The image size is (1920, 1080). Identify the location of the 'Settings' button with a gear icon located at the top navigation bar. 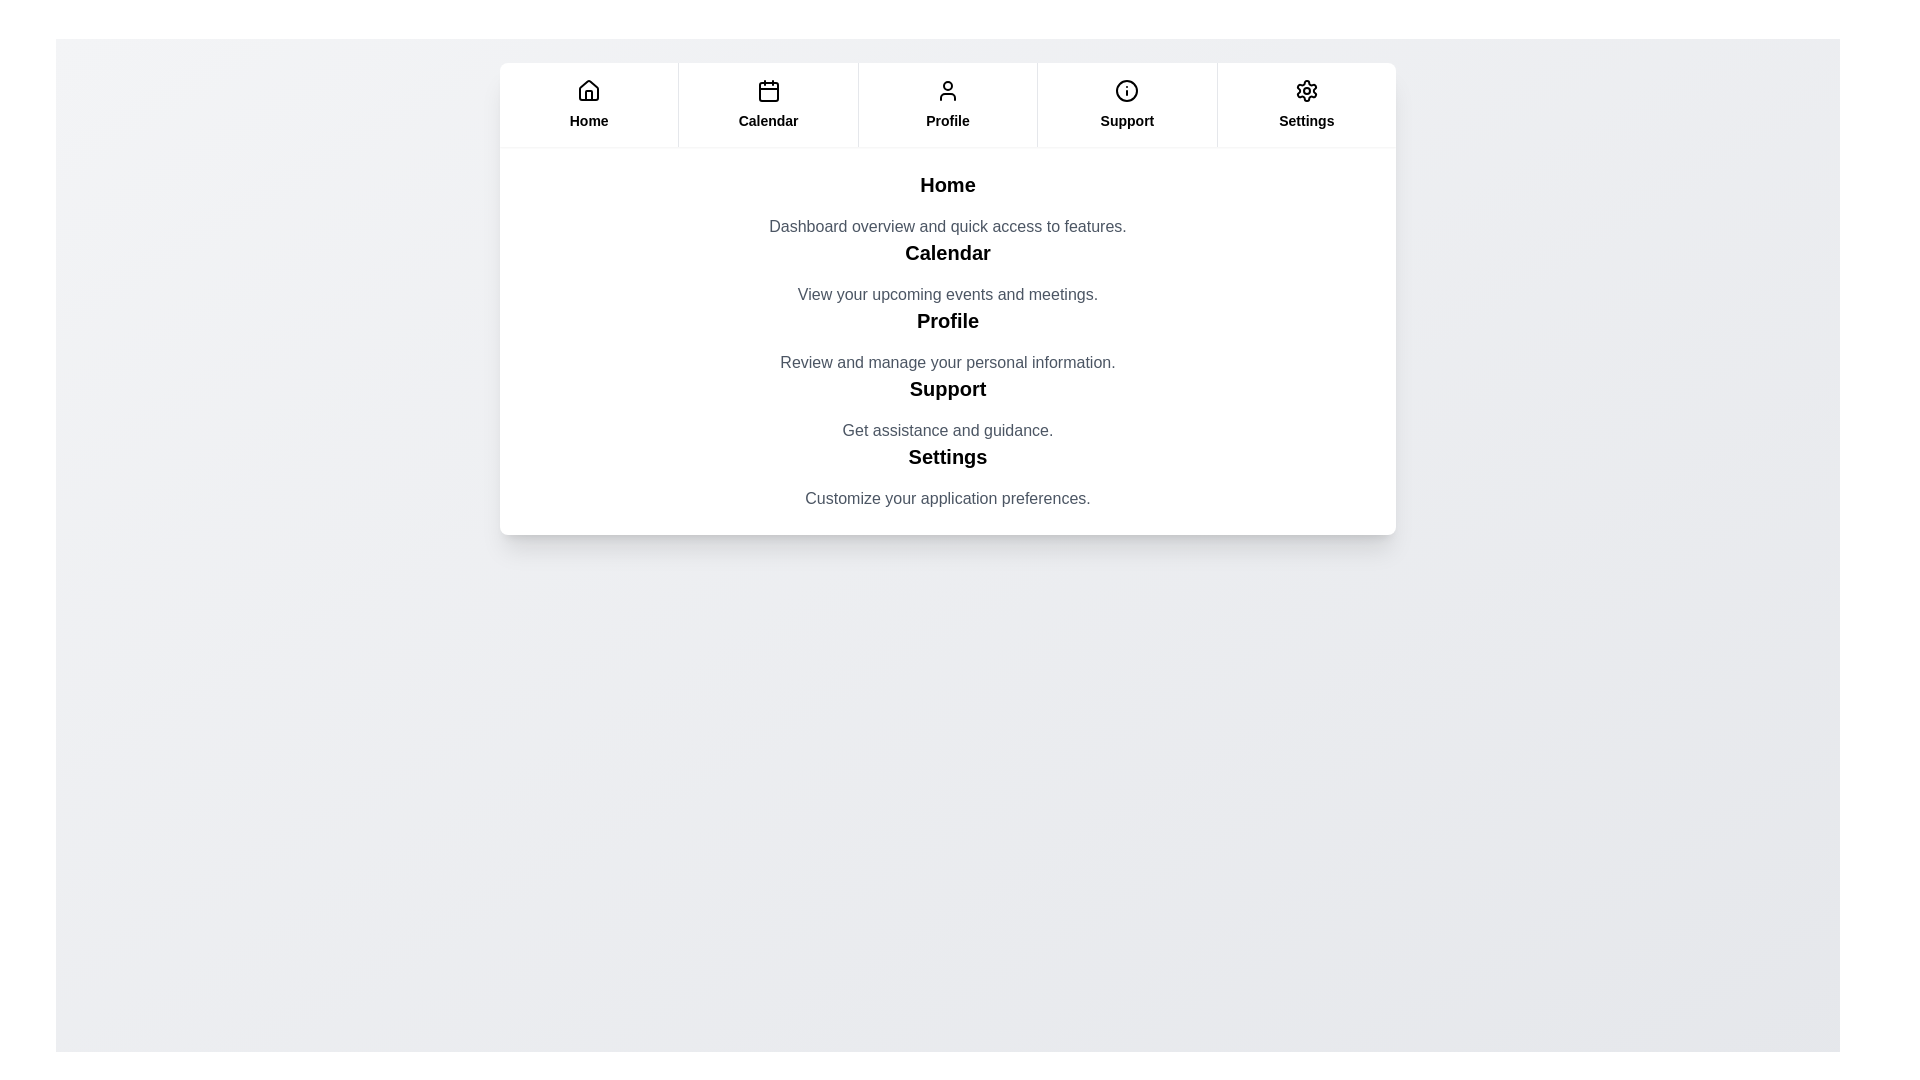
(1306, 104).